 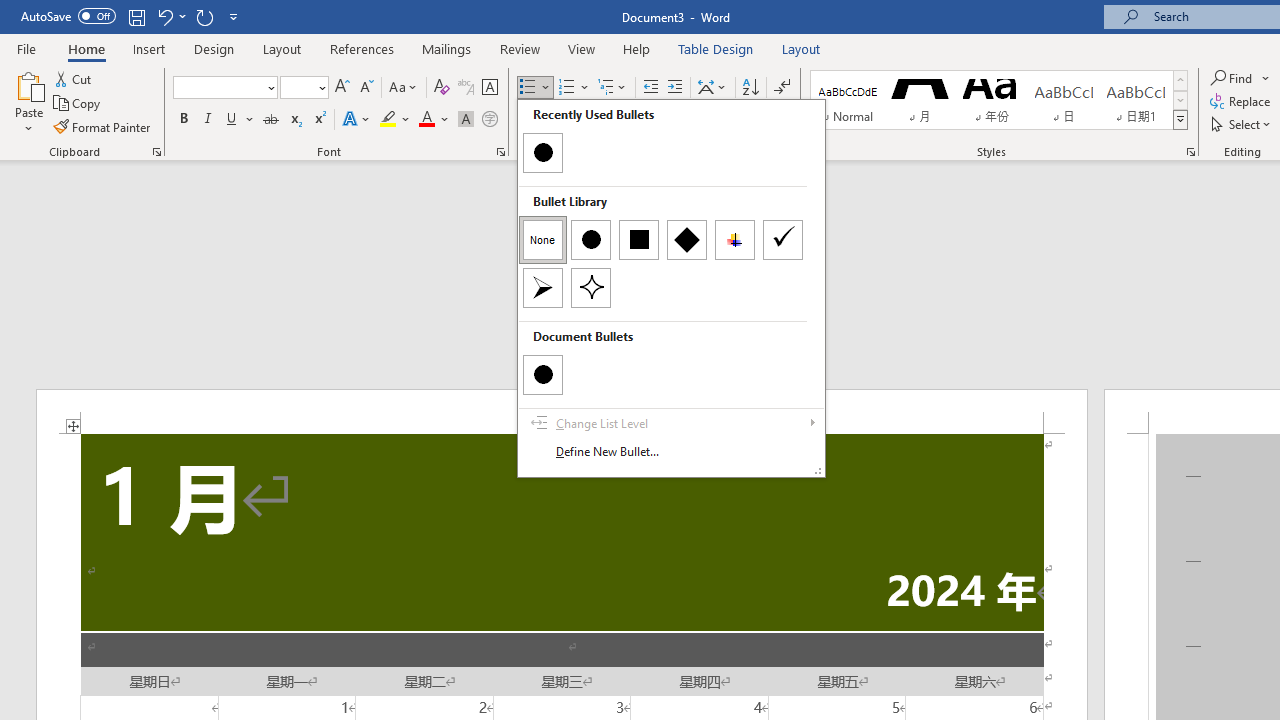 What do you see at coordinates (303, 86) in the screenshot?
I see `'Font Size'` at bounding box center [303, 86].